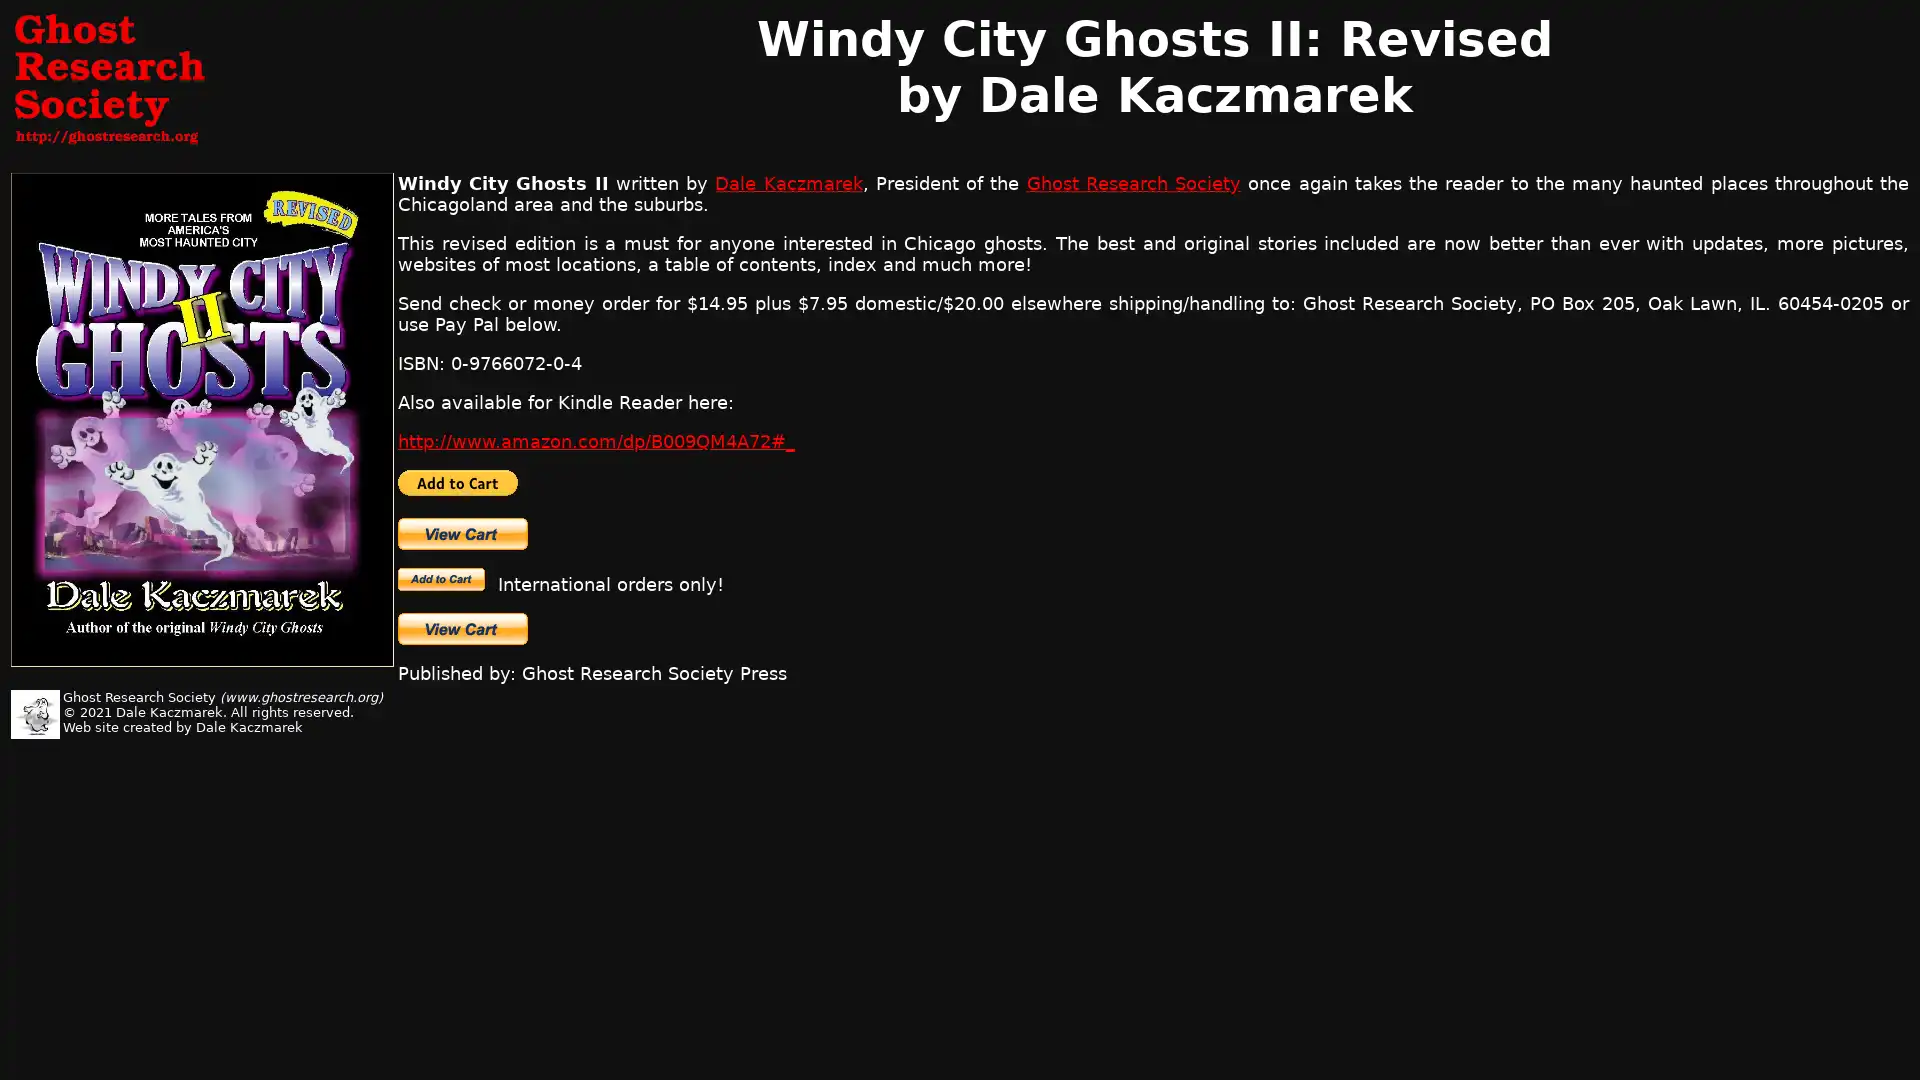 This screenshot has height=1080, width=1920. What do you see at coordinates (461, 627) in the screenshot?
I see `Make payments with PayPal - it's fast, free and secure!` at bounding box center [461, 627].